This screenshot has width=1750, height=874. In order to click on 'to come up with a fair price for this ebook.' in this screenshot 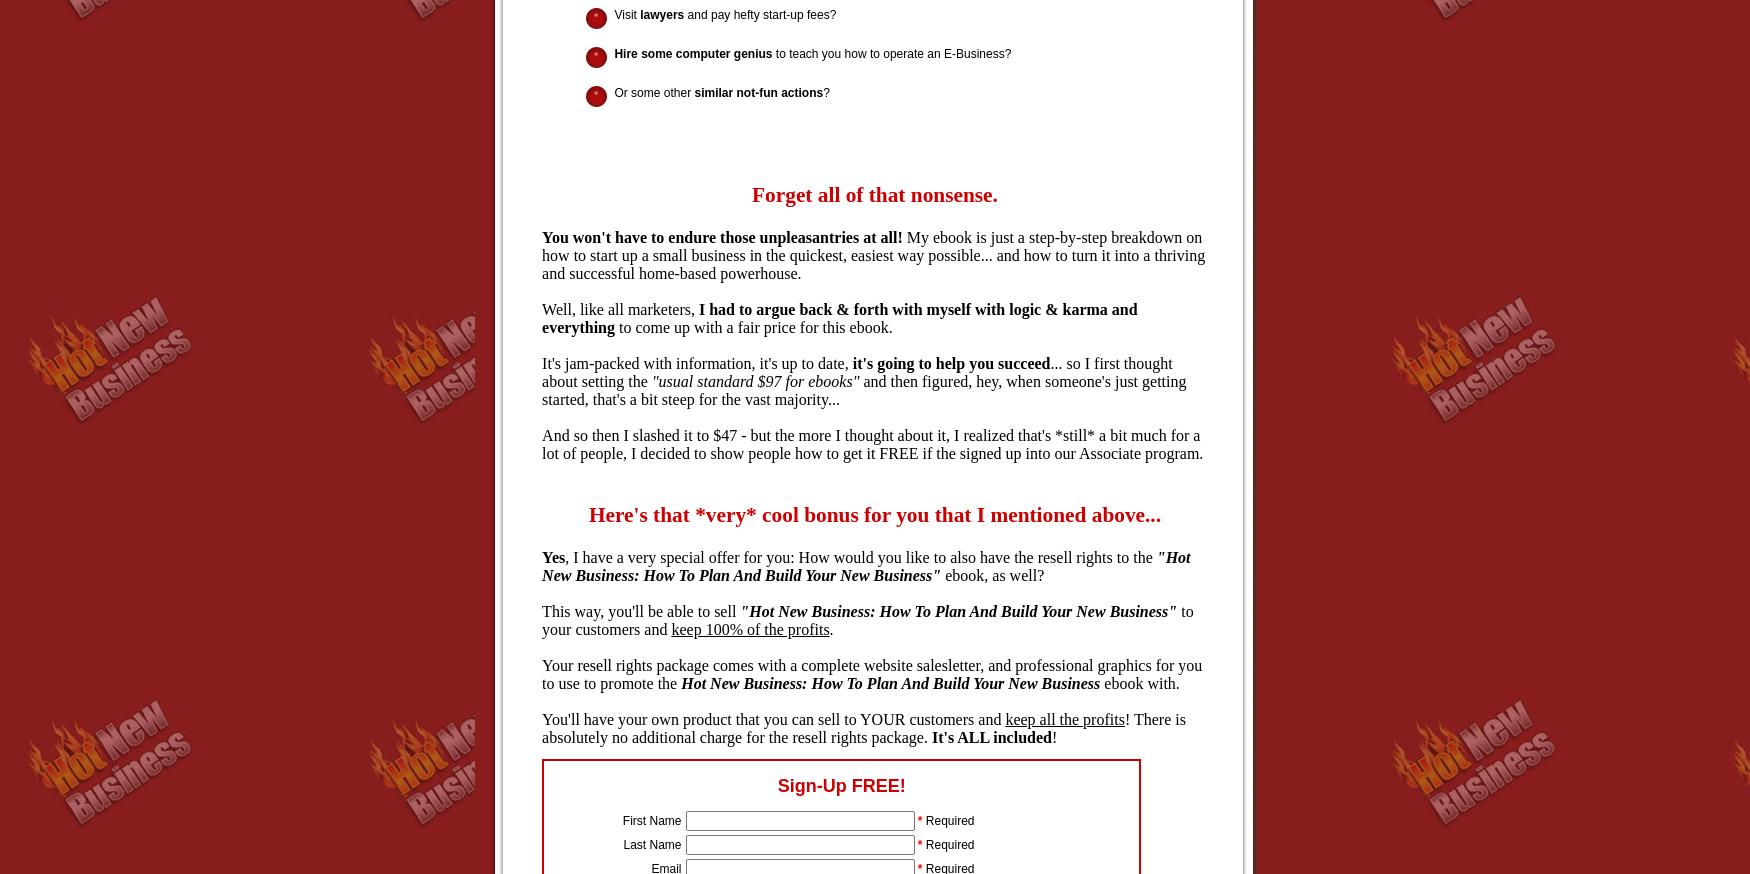, I will do `click(752, 326)`.